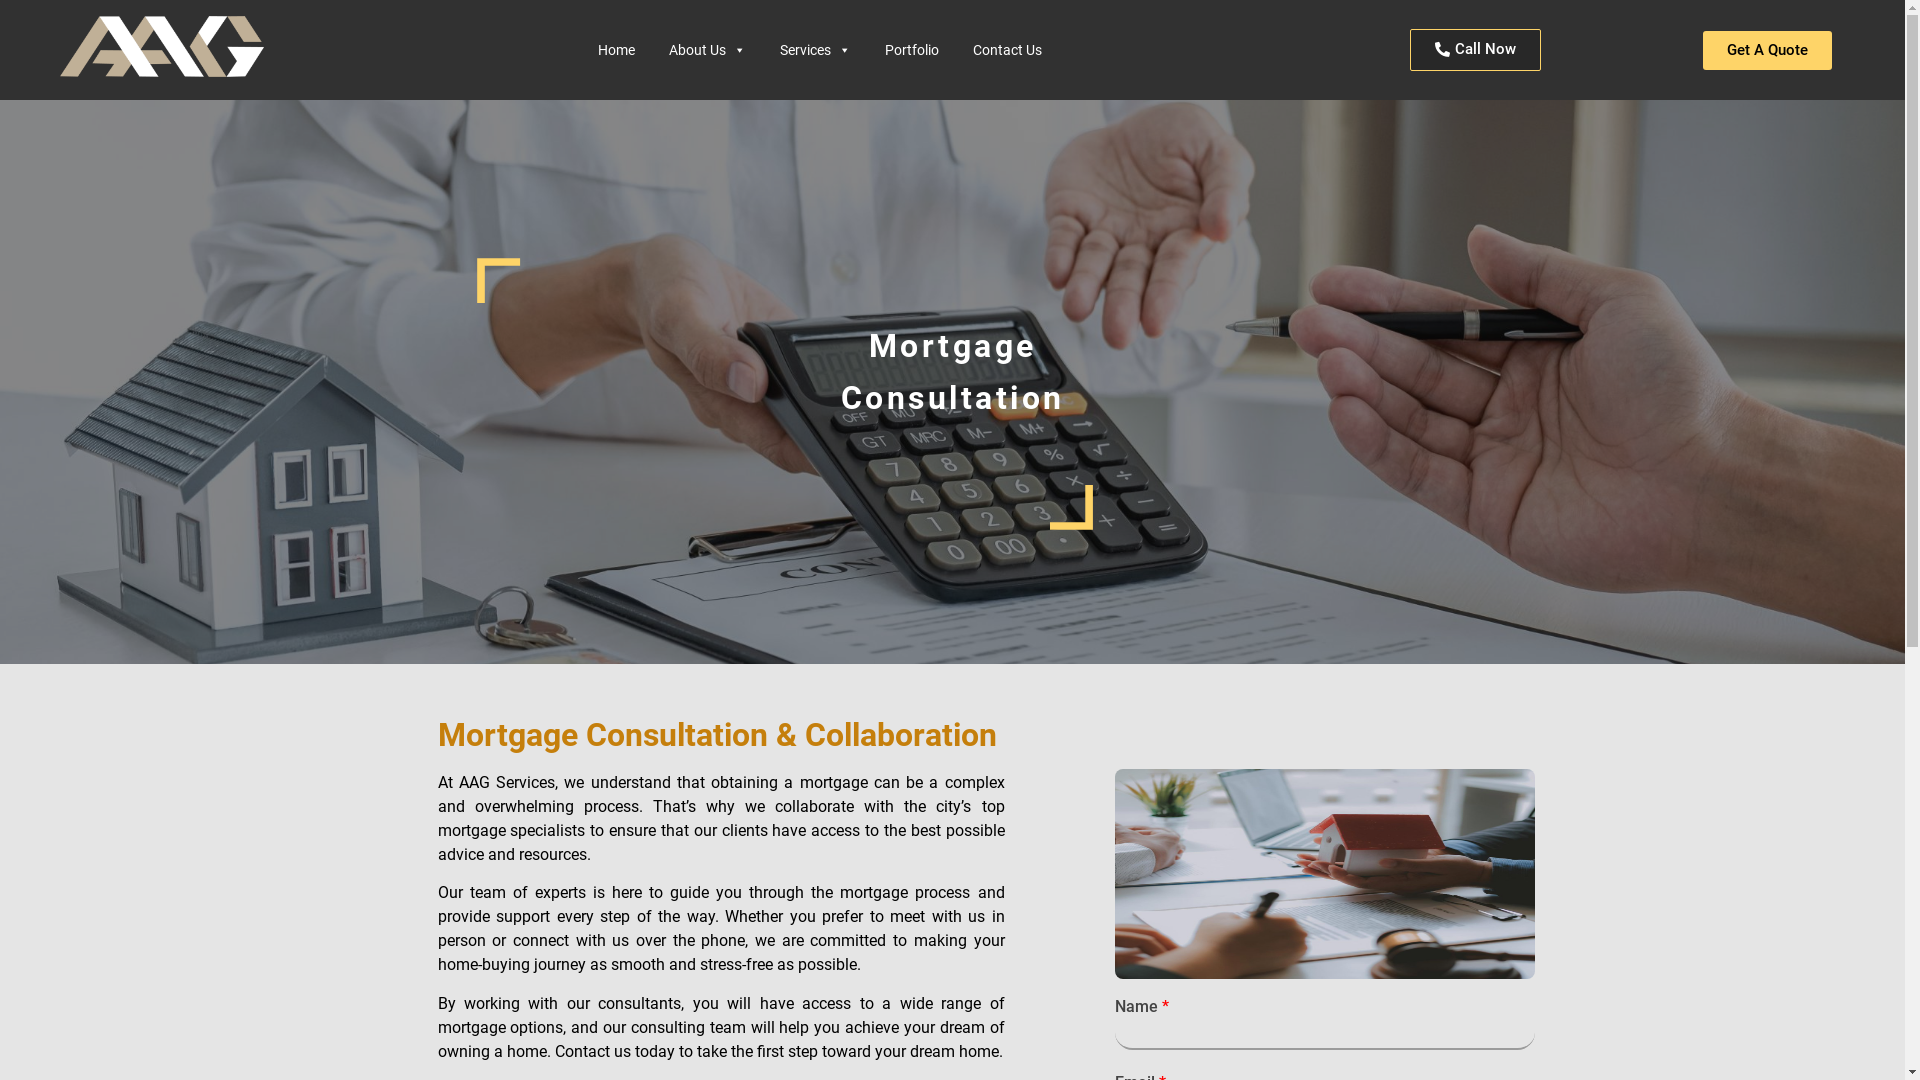 This screenshot has width=1920, height=1080. I want to click on 'Portfolio', so click(911, 49).